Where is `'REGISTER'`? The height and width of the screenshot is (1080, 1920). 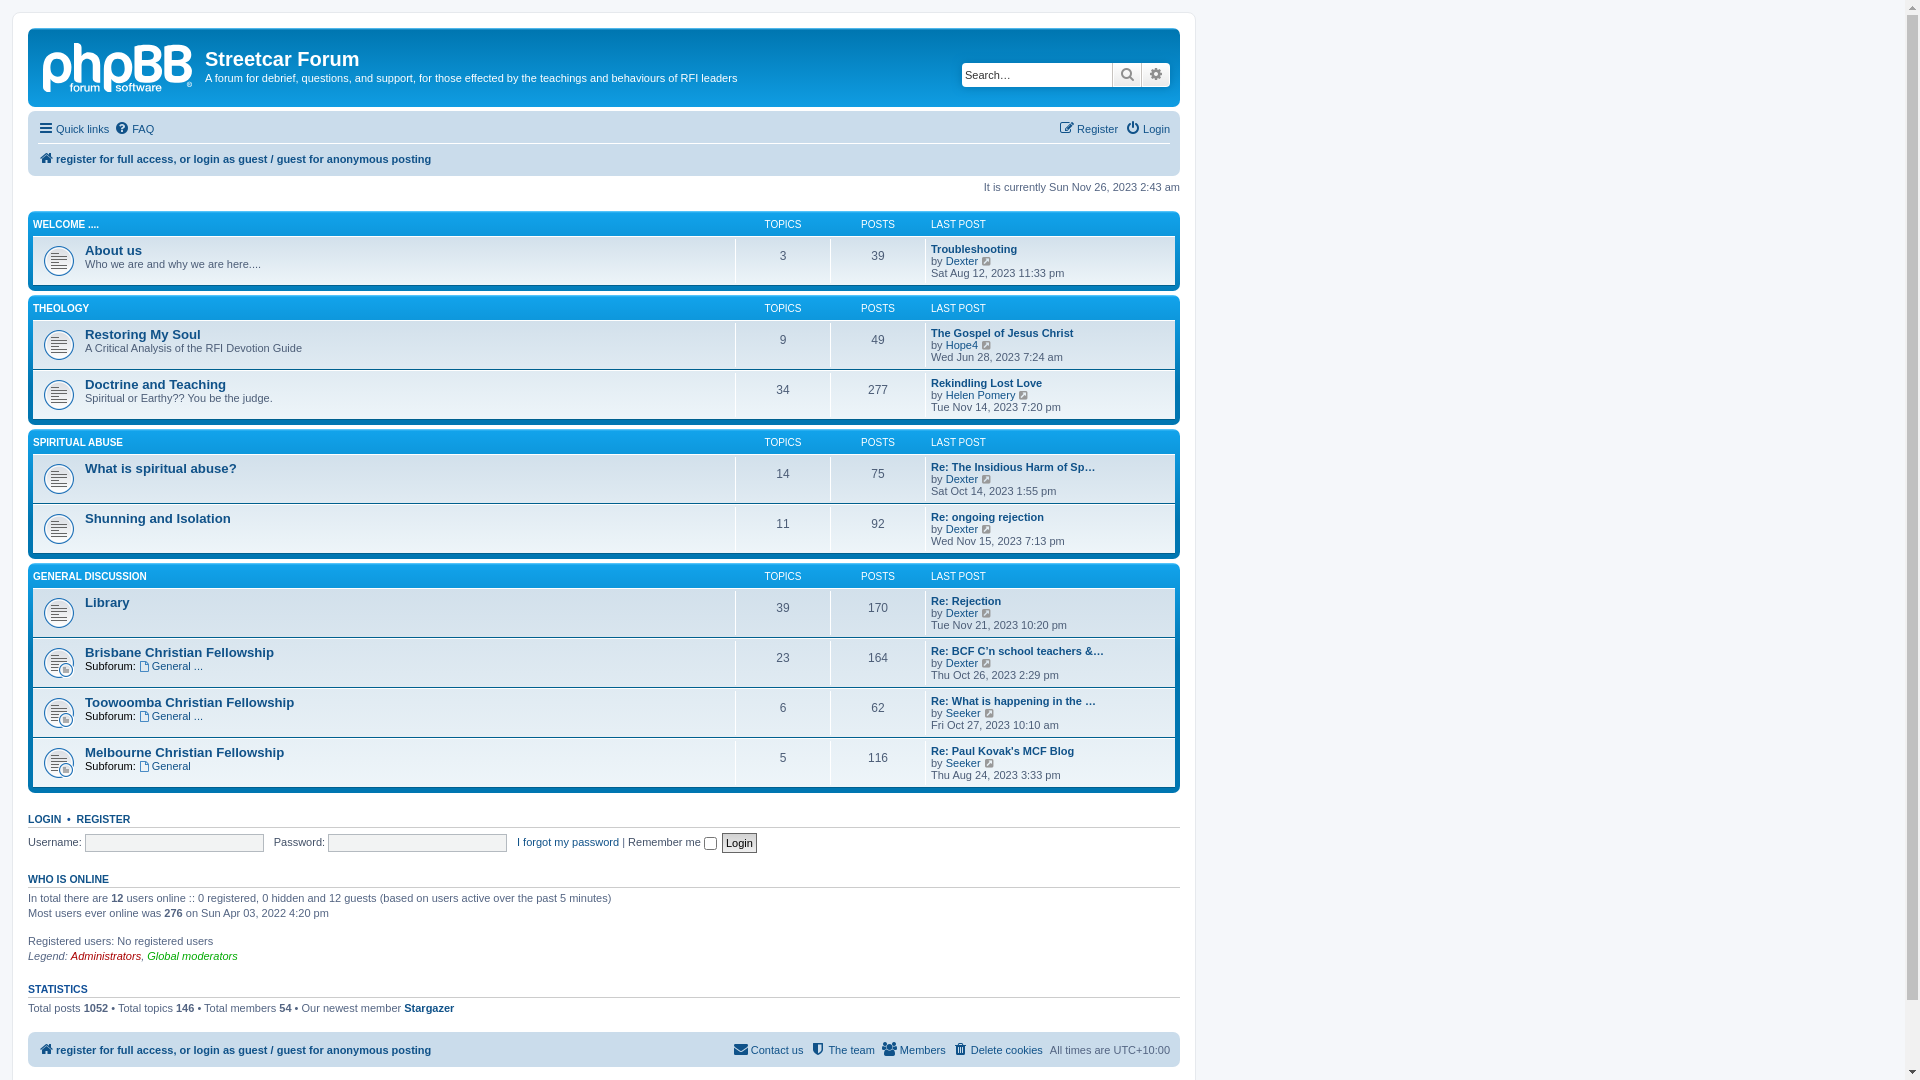 'REGISTER' is located at coordinates (103, 818).